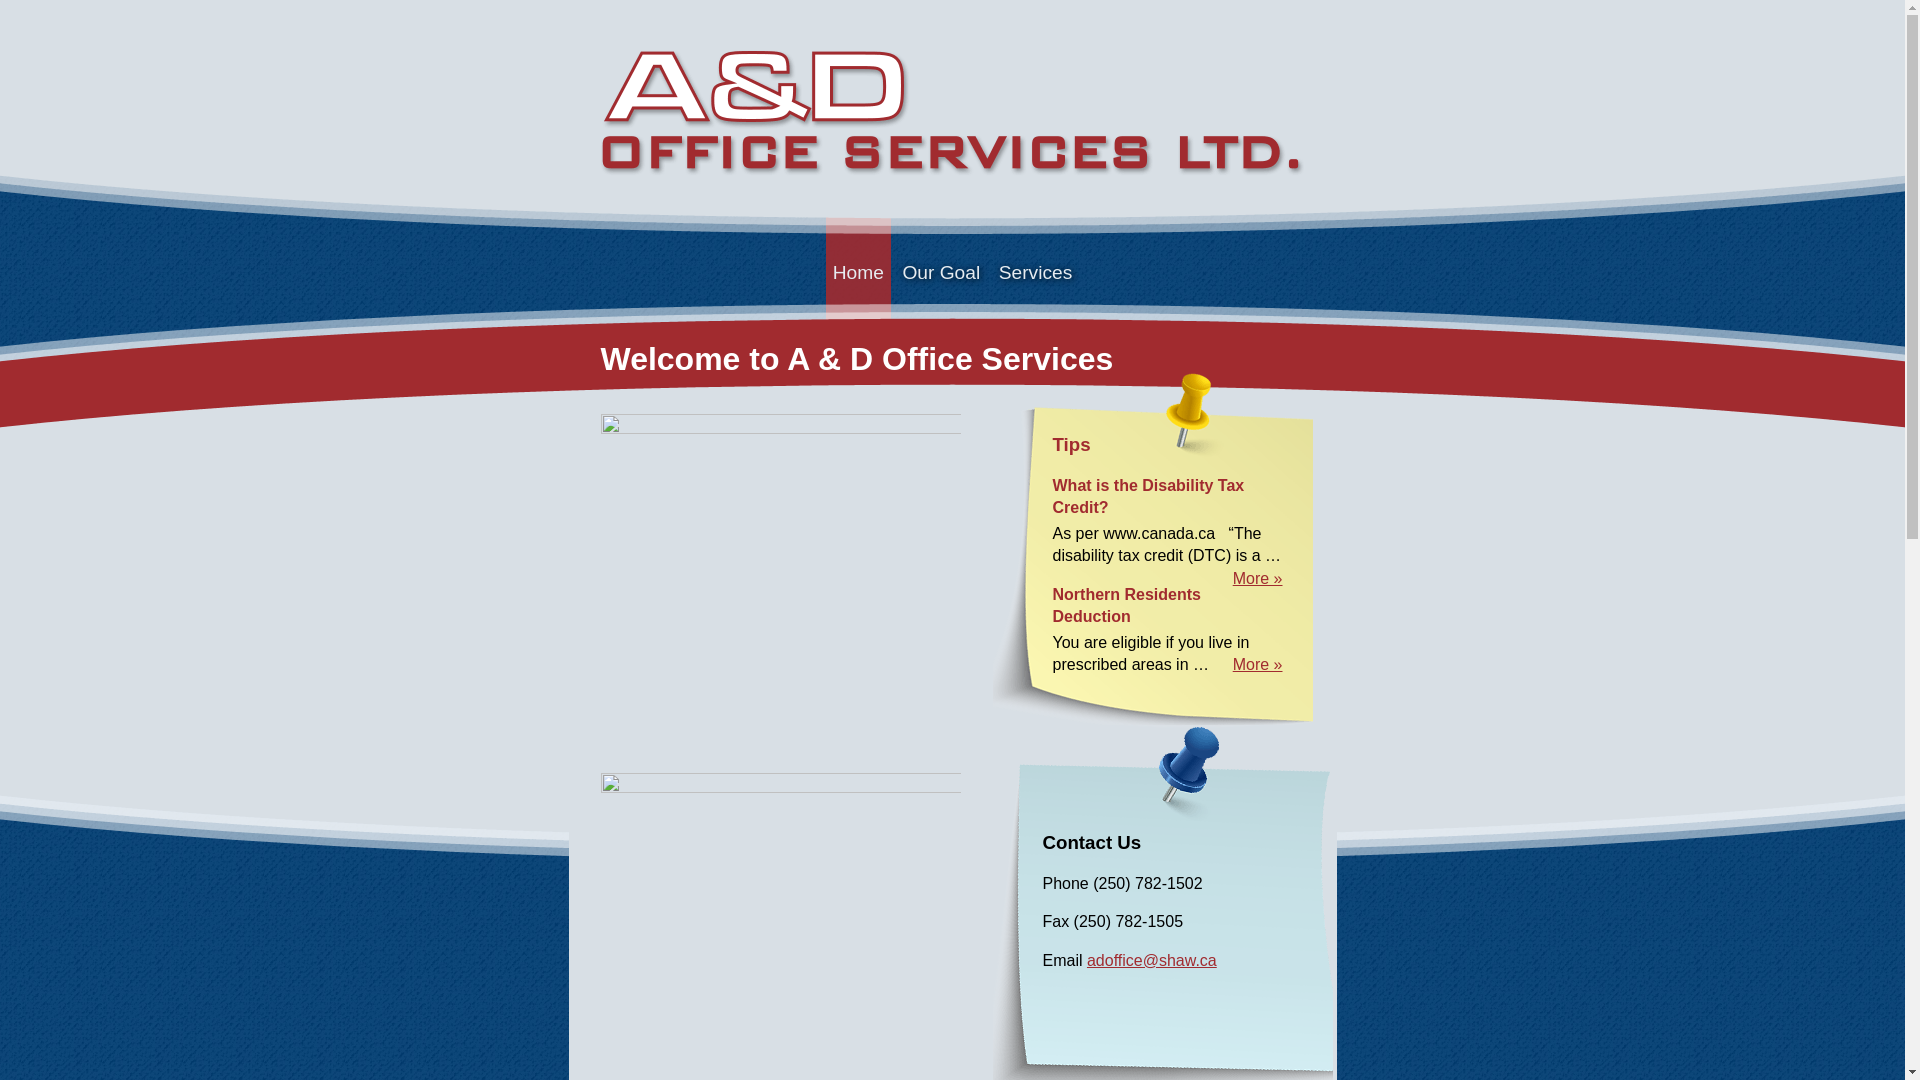 This screenshot has height=1080, width=1920. What do you see at coordinates (825, 273) in the screenshot?
I see `'Home'` at bounding box center [825, 273].